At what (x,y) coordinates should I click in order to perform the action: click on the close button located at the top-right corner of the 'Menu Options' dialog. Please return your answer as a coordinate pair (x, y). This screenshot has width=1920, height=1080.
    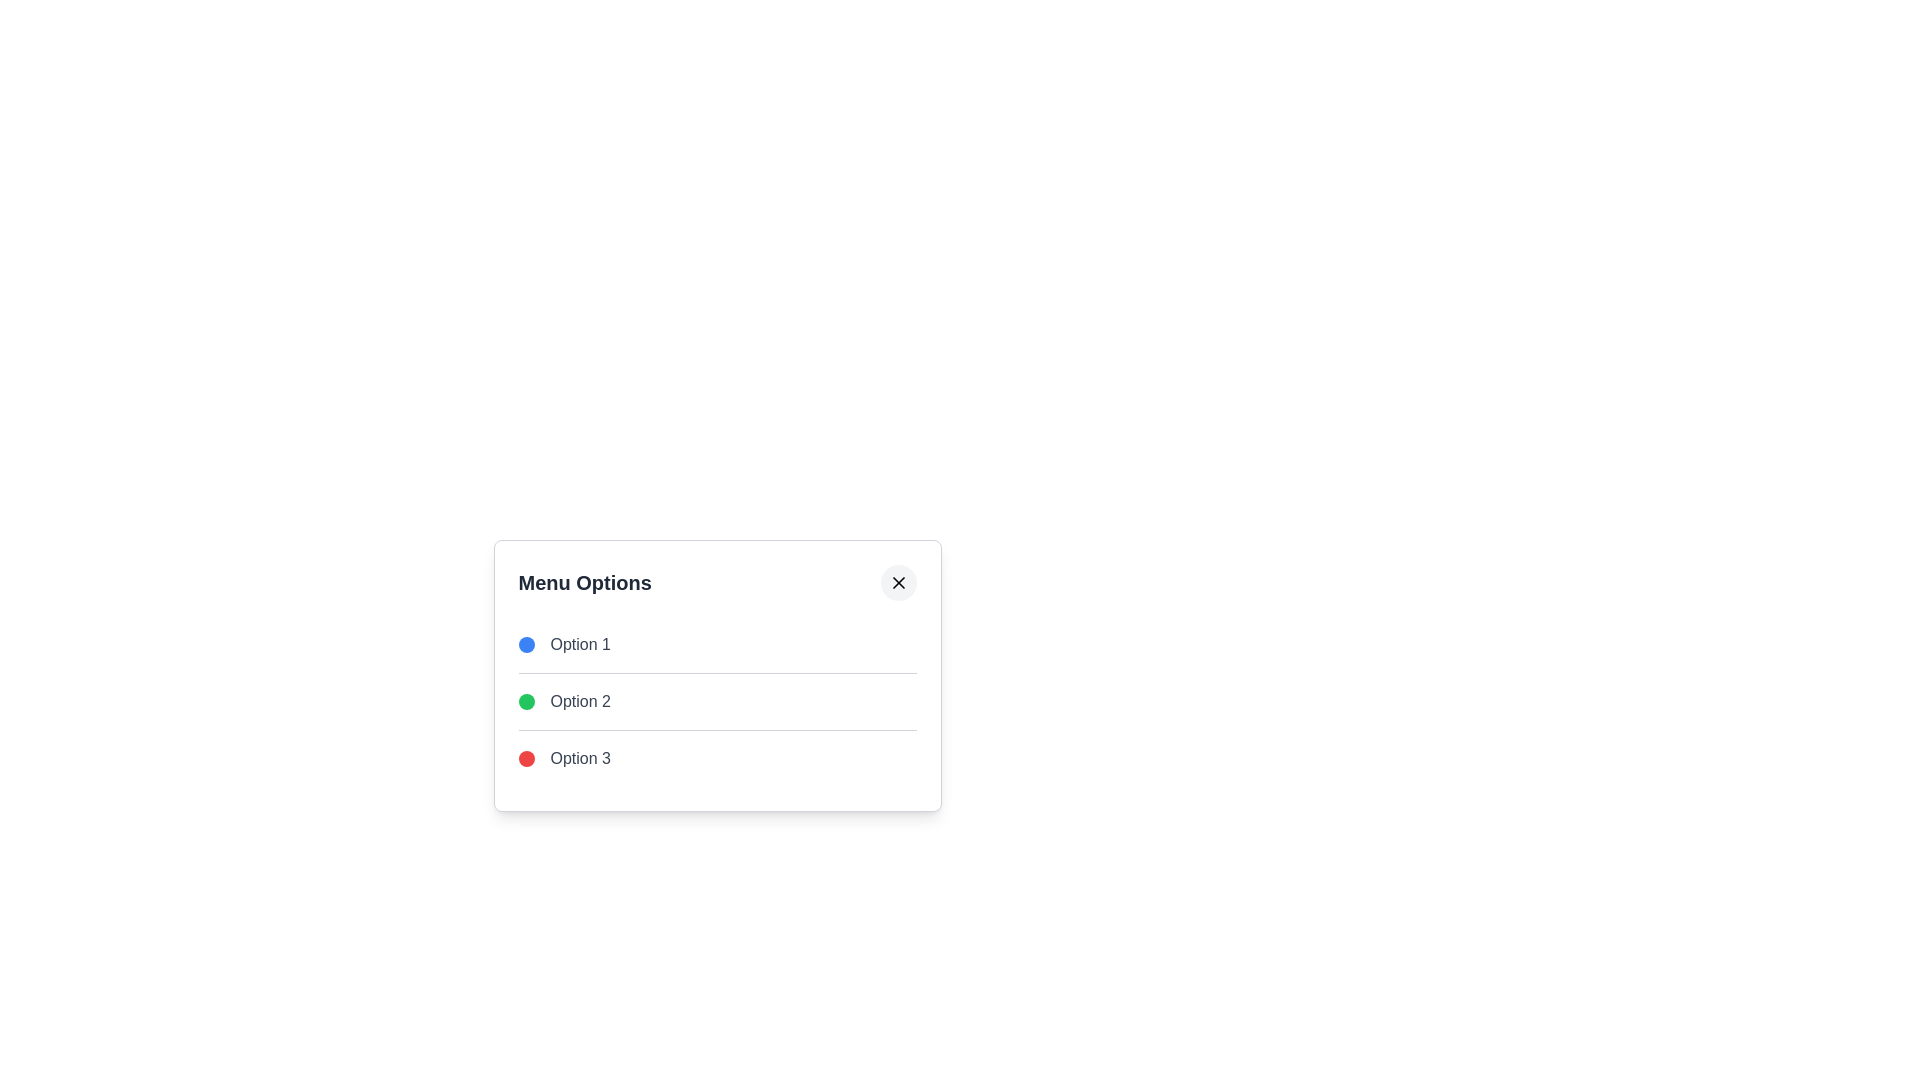
    Looking at the image, I should click on (897, 582).